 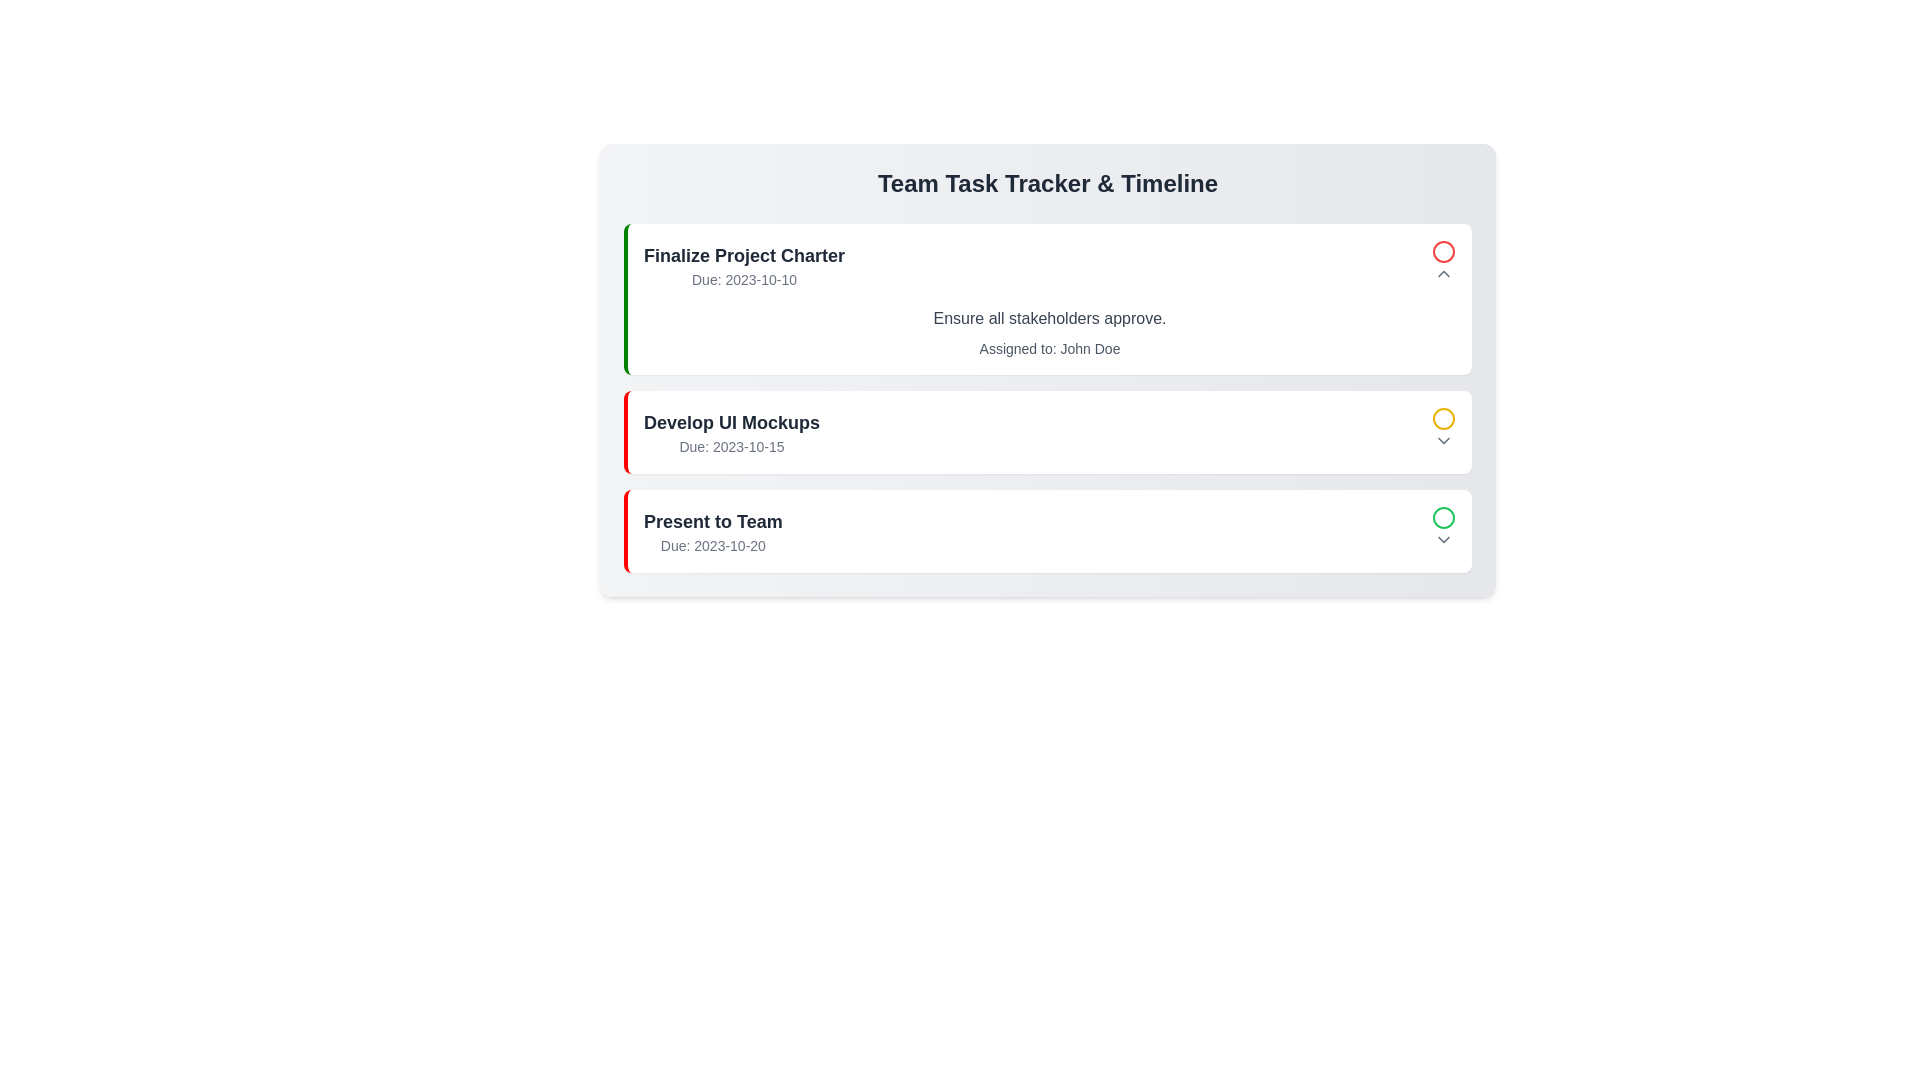 I want to click on the downward-pointing chevron icon button located in the bottom right section of the third task item, so click(x=1444, y=540).